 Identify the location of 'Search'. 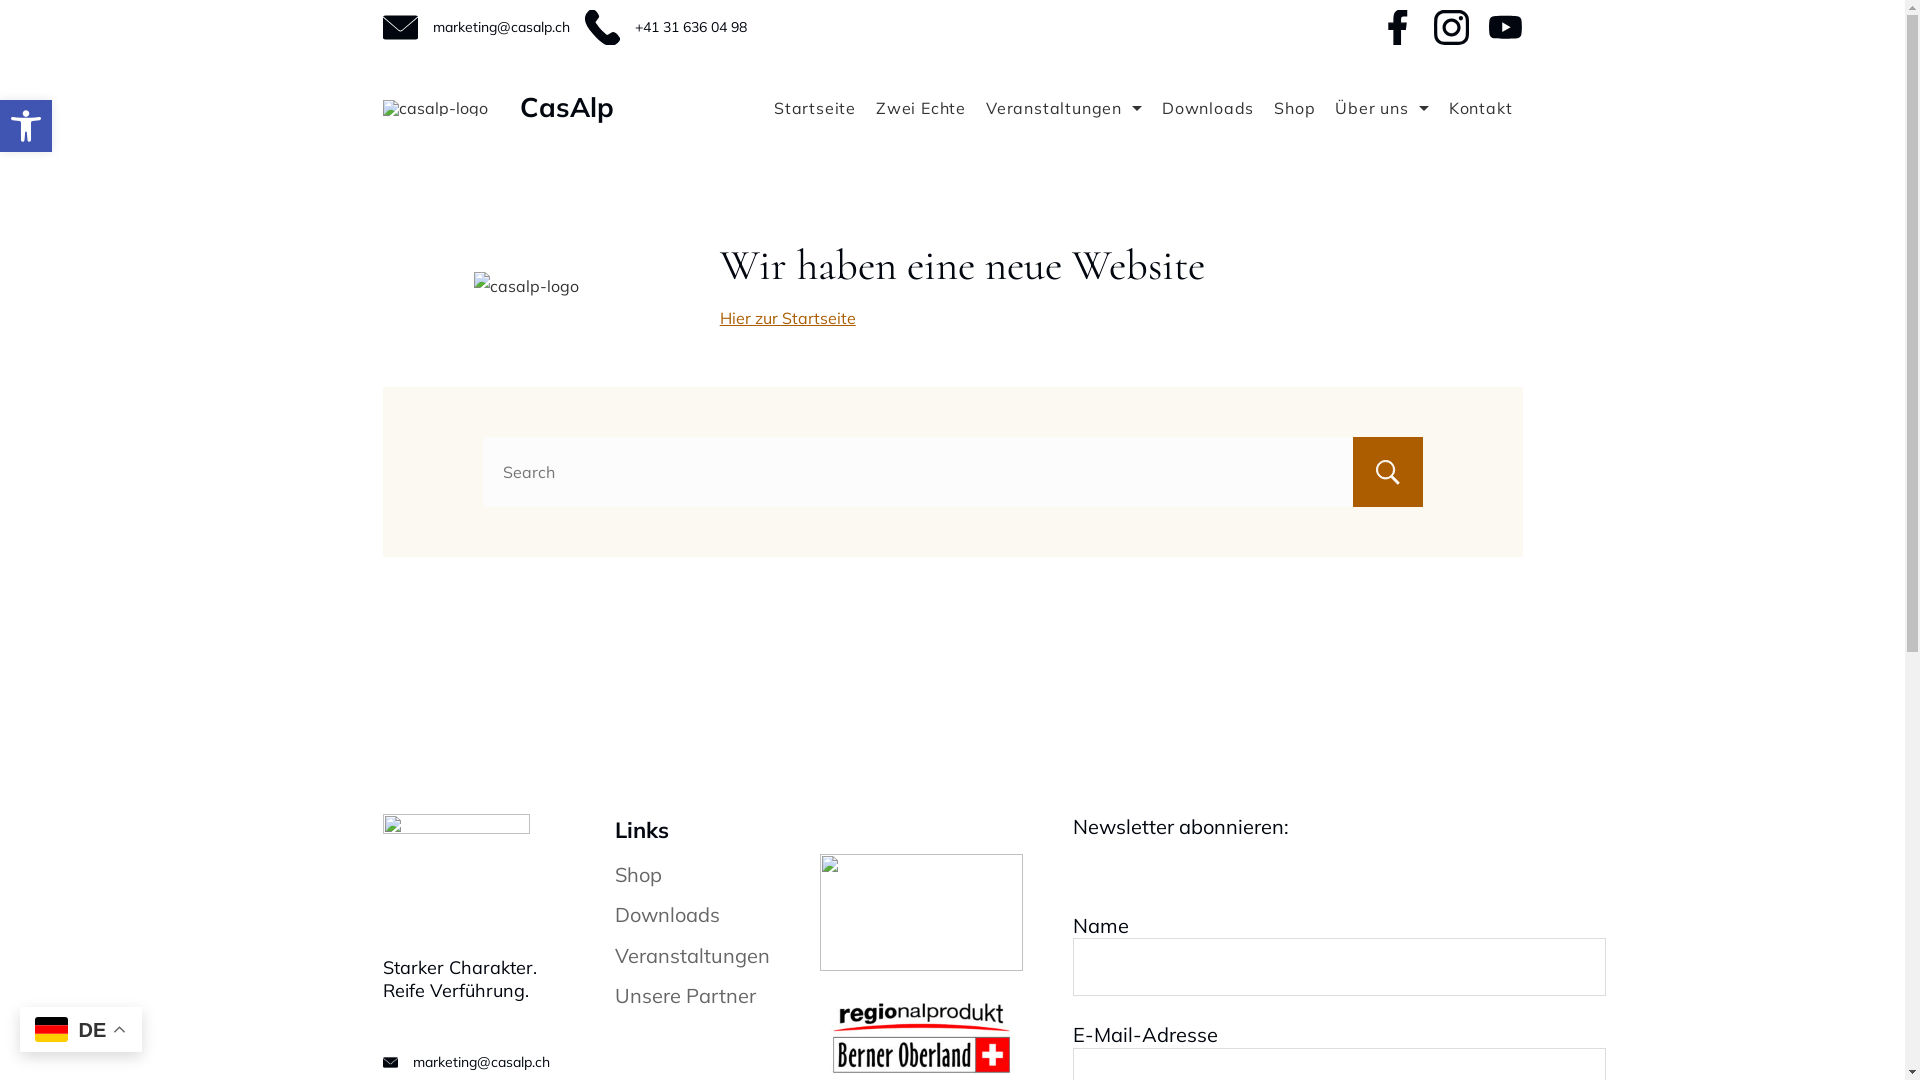
(1386, 471).